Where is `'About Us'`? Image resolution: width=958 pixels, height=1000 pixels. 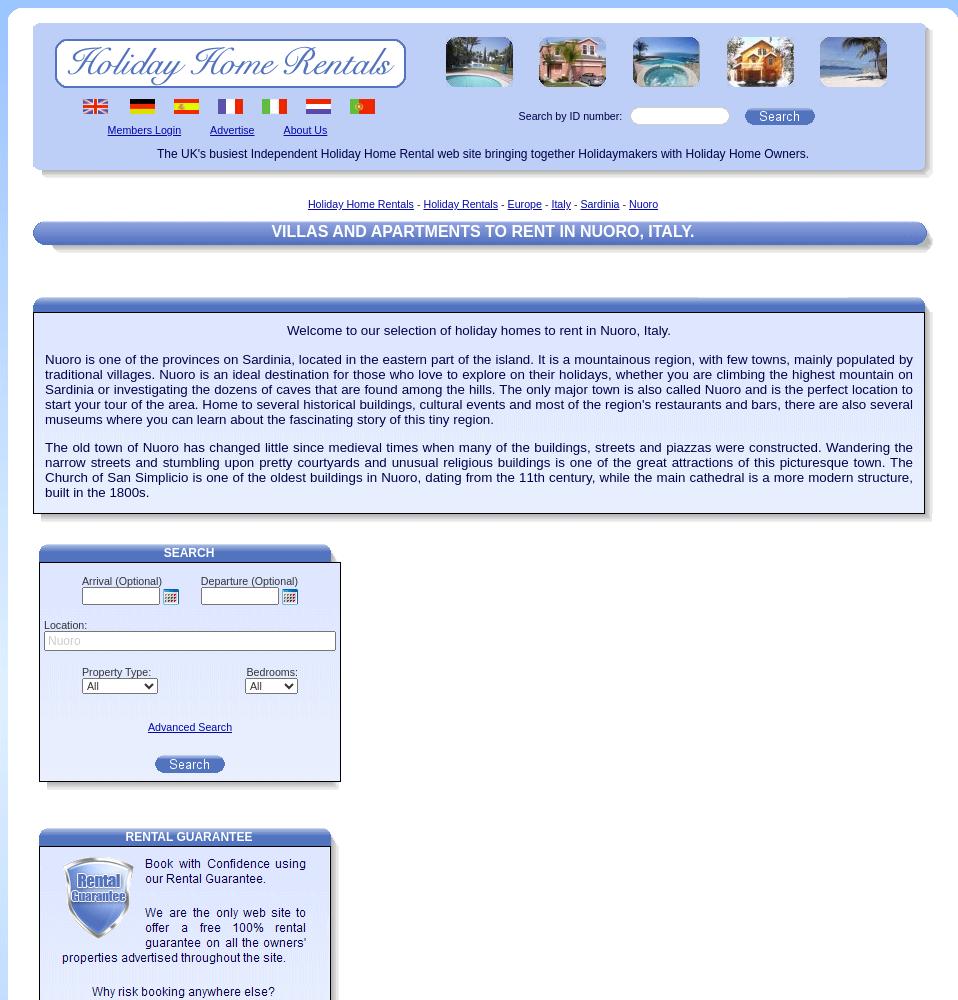
'About Us' is located at coordinates (305, 130).